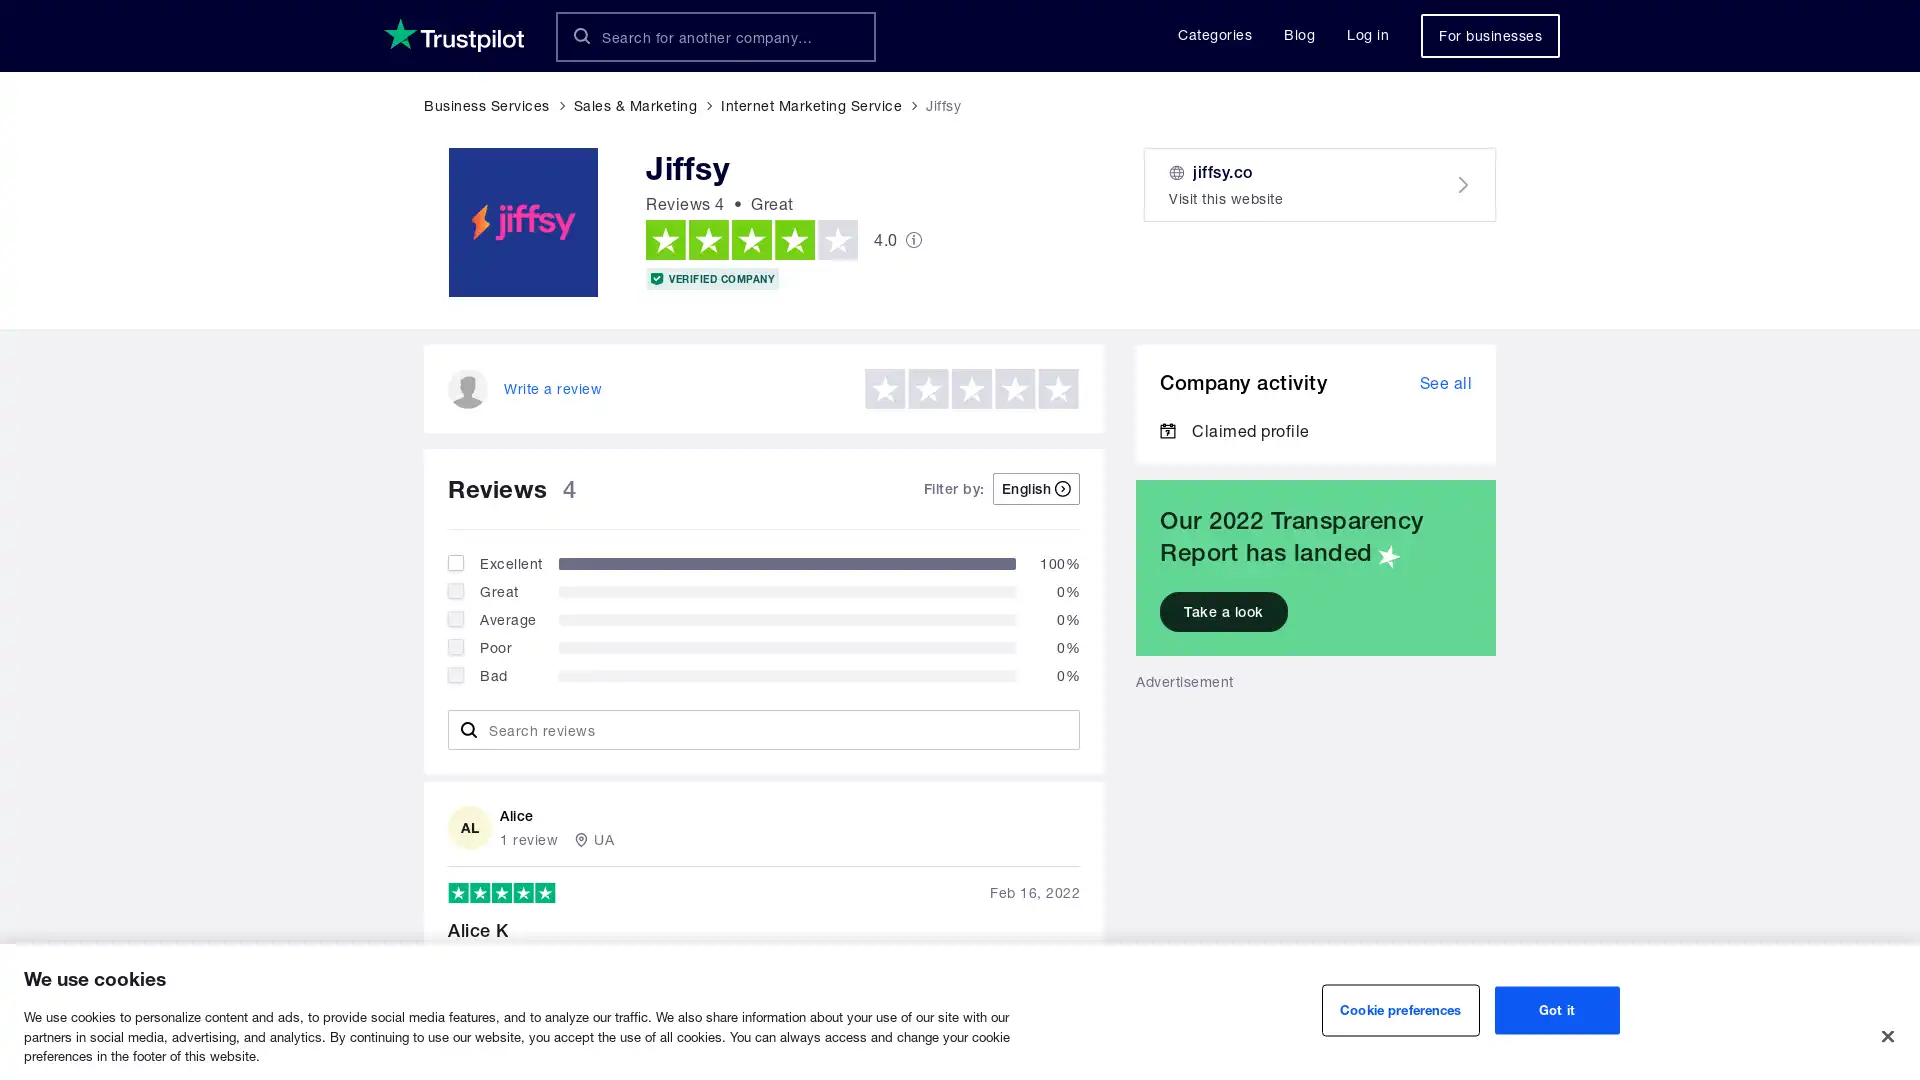 The width and height of the screenshot is (1920, 1080). I want to click on Cookie preferences, so click(1399, 1010).